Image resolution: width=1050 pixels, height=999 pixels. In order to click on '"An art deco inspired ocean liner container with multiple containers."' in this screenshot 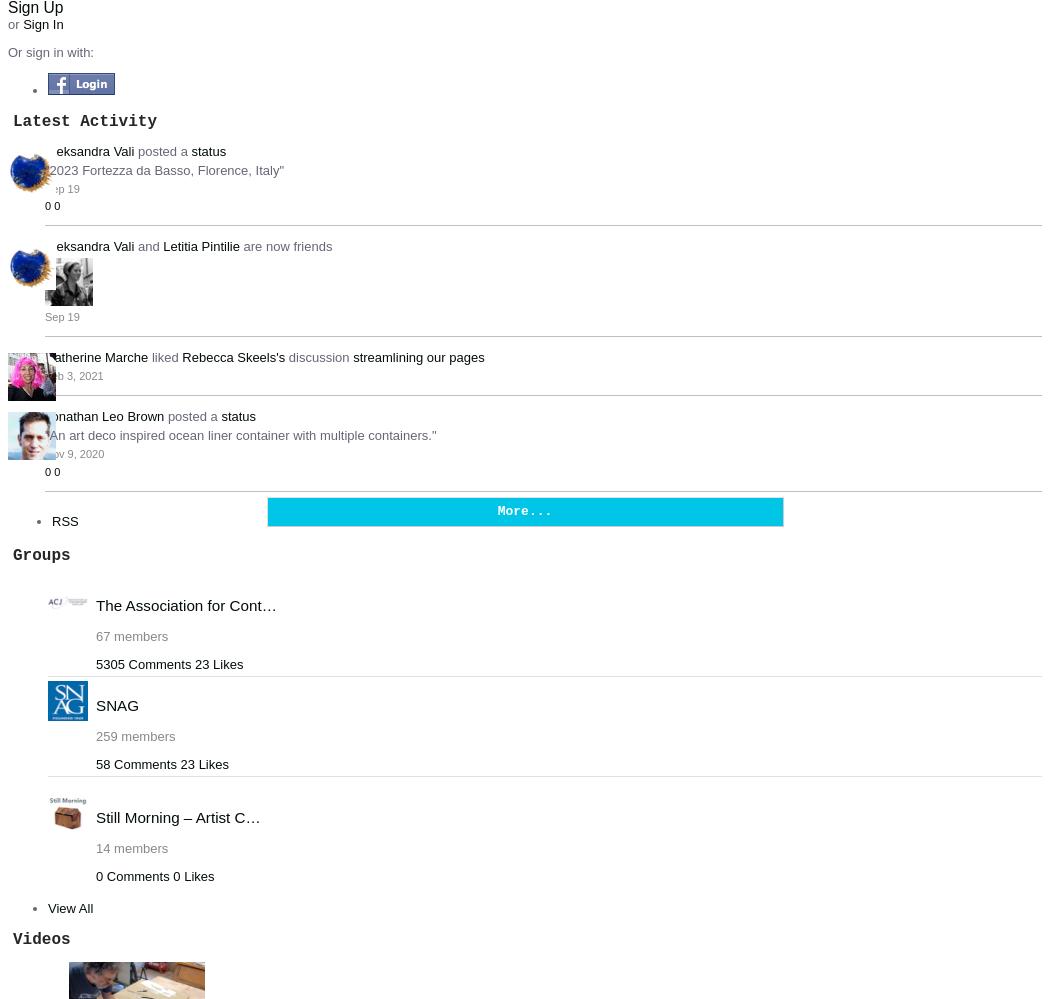, I will do `click(240, 434)`.